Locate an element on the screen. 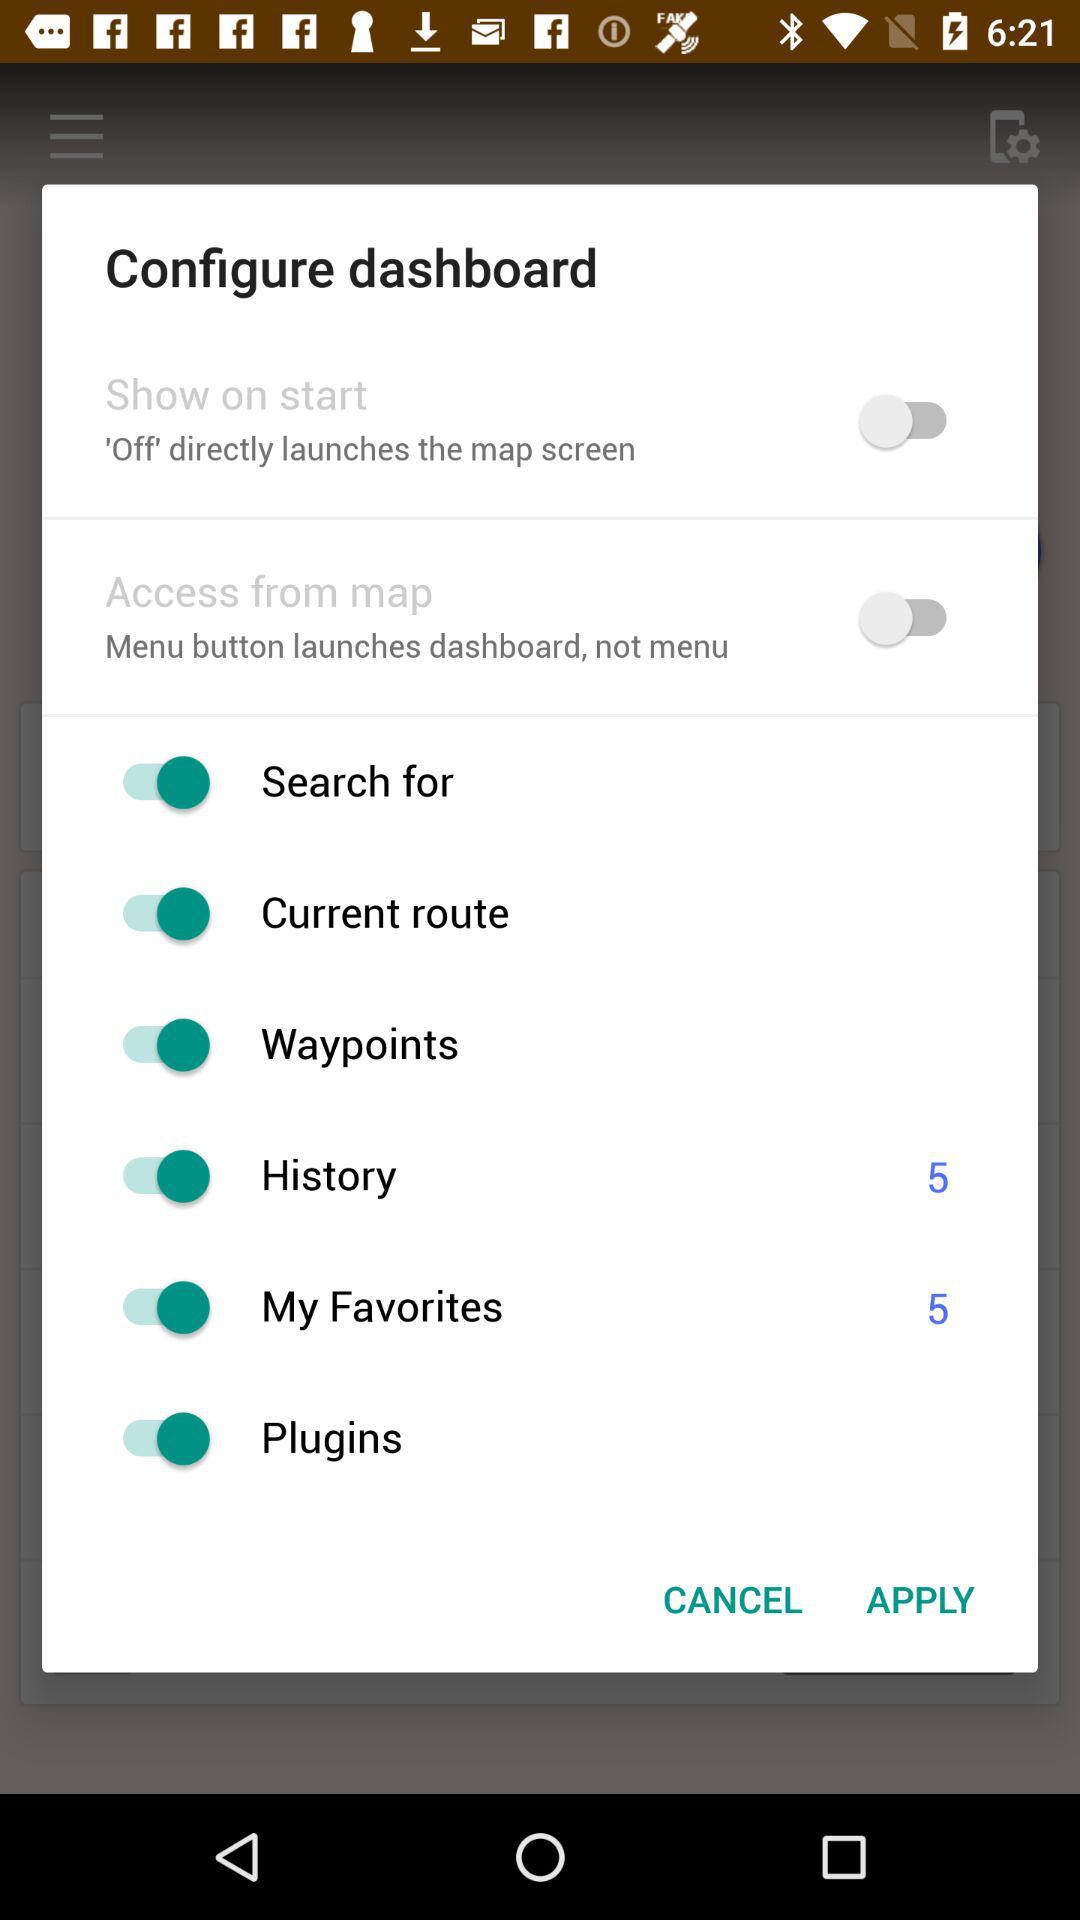 The width and height of the screenshot is (1080, 1920). switch plugins is located at coordinates (155, 1437).